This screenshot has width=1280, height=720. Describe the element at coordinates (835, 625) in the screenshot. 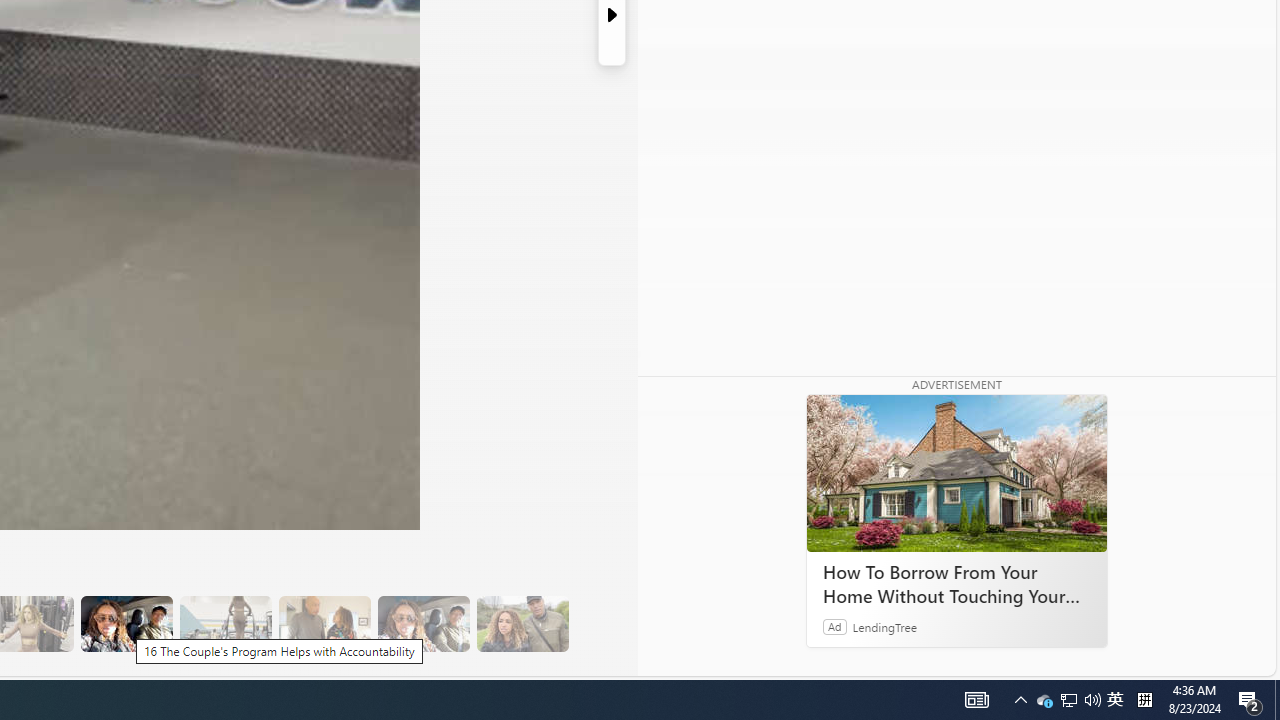

I see `'Ad'` at that location.